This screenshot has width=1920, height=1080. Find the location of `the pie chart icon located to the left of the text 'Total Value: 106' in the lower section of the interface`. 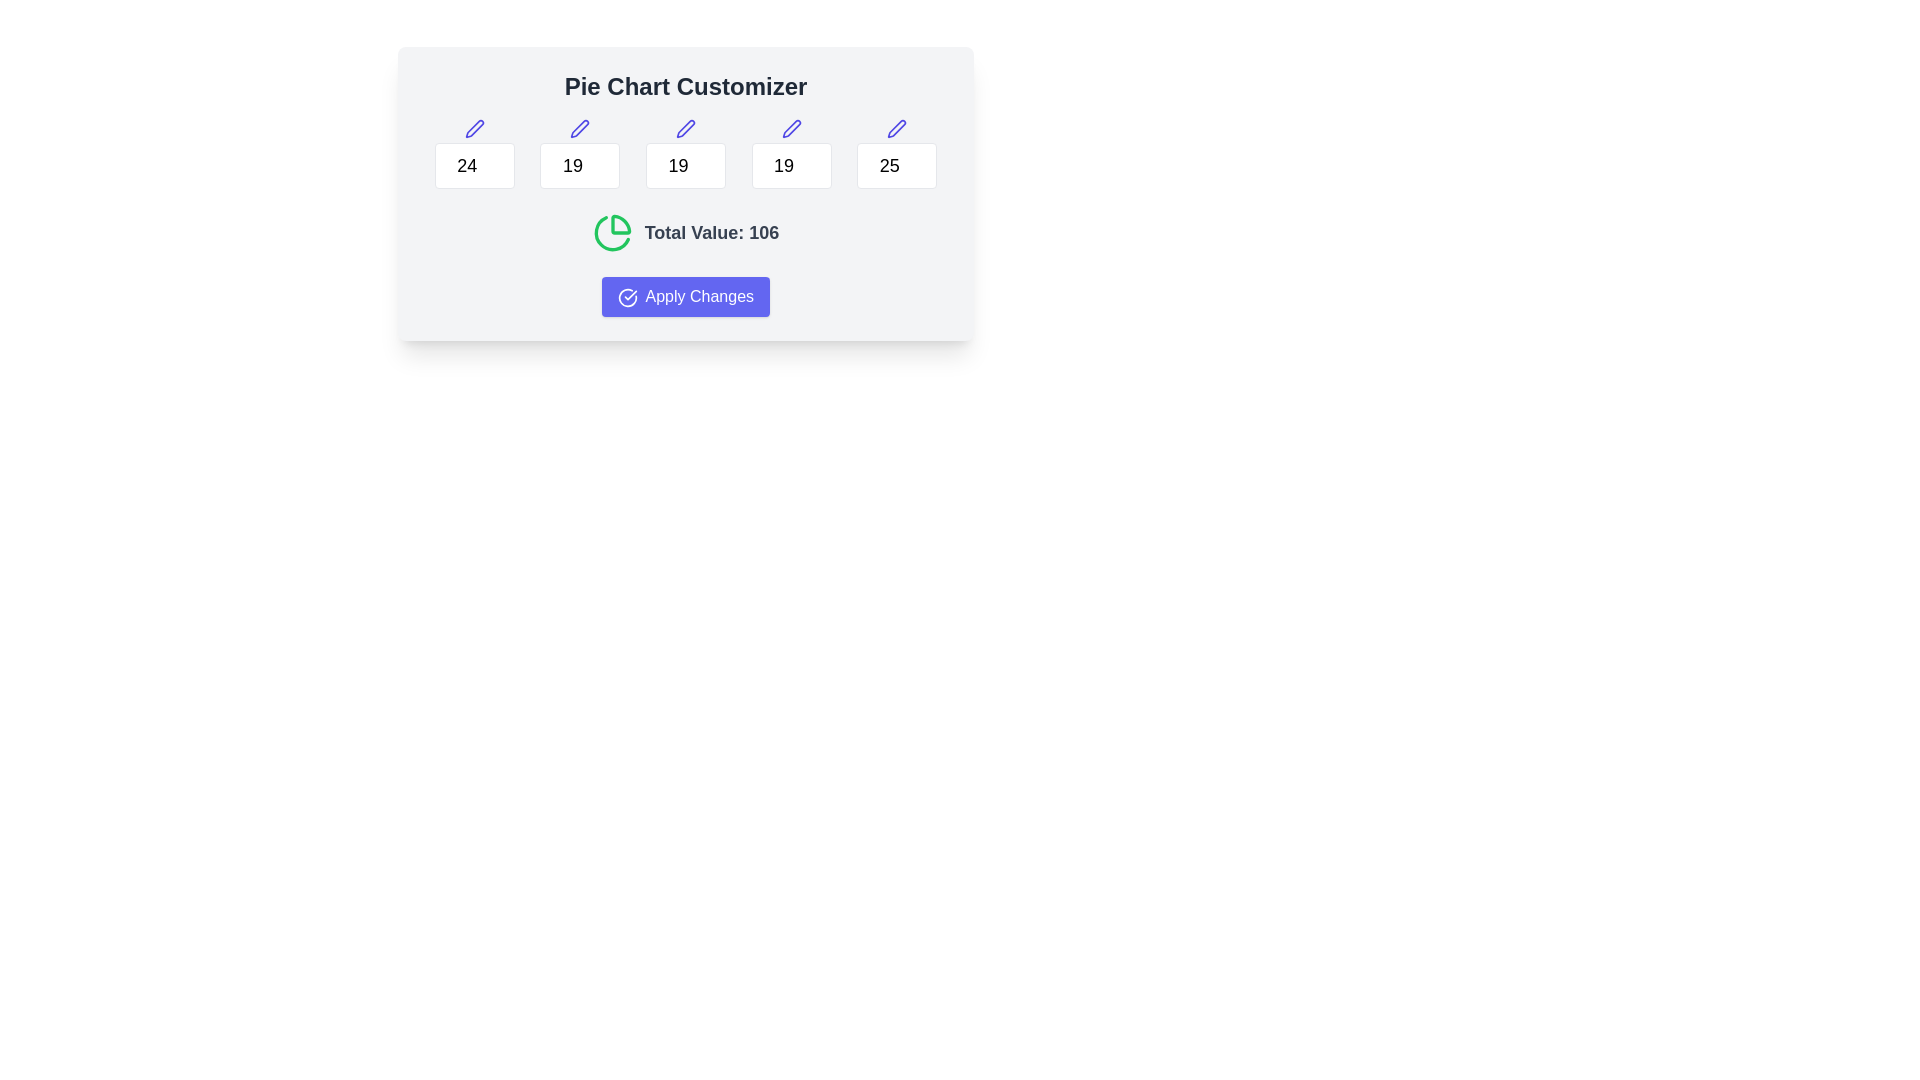

the pie chart icon located to the left of the text 'Total Value: 106' in the lower section of the interface is located at coordinates (611, 231).